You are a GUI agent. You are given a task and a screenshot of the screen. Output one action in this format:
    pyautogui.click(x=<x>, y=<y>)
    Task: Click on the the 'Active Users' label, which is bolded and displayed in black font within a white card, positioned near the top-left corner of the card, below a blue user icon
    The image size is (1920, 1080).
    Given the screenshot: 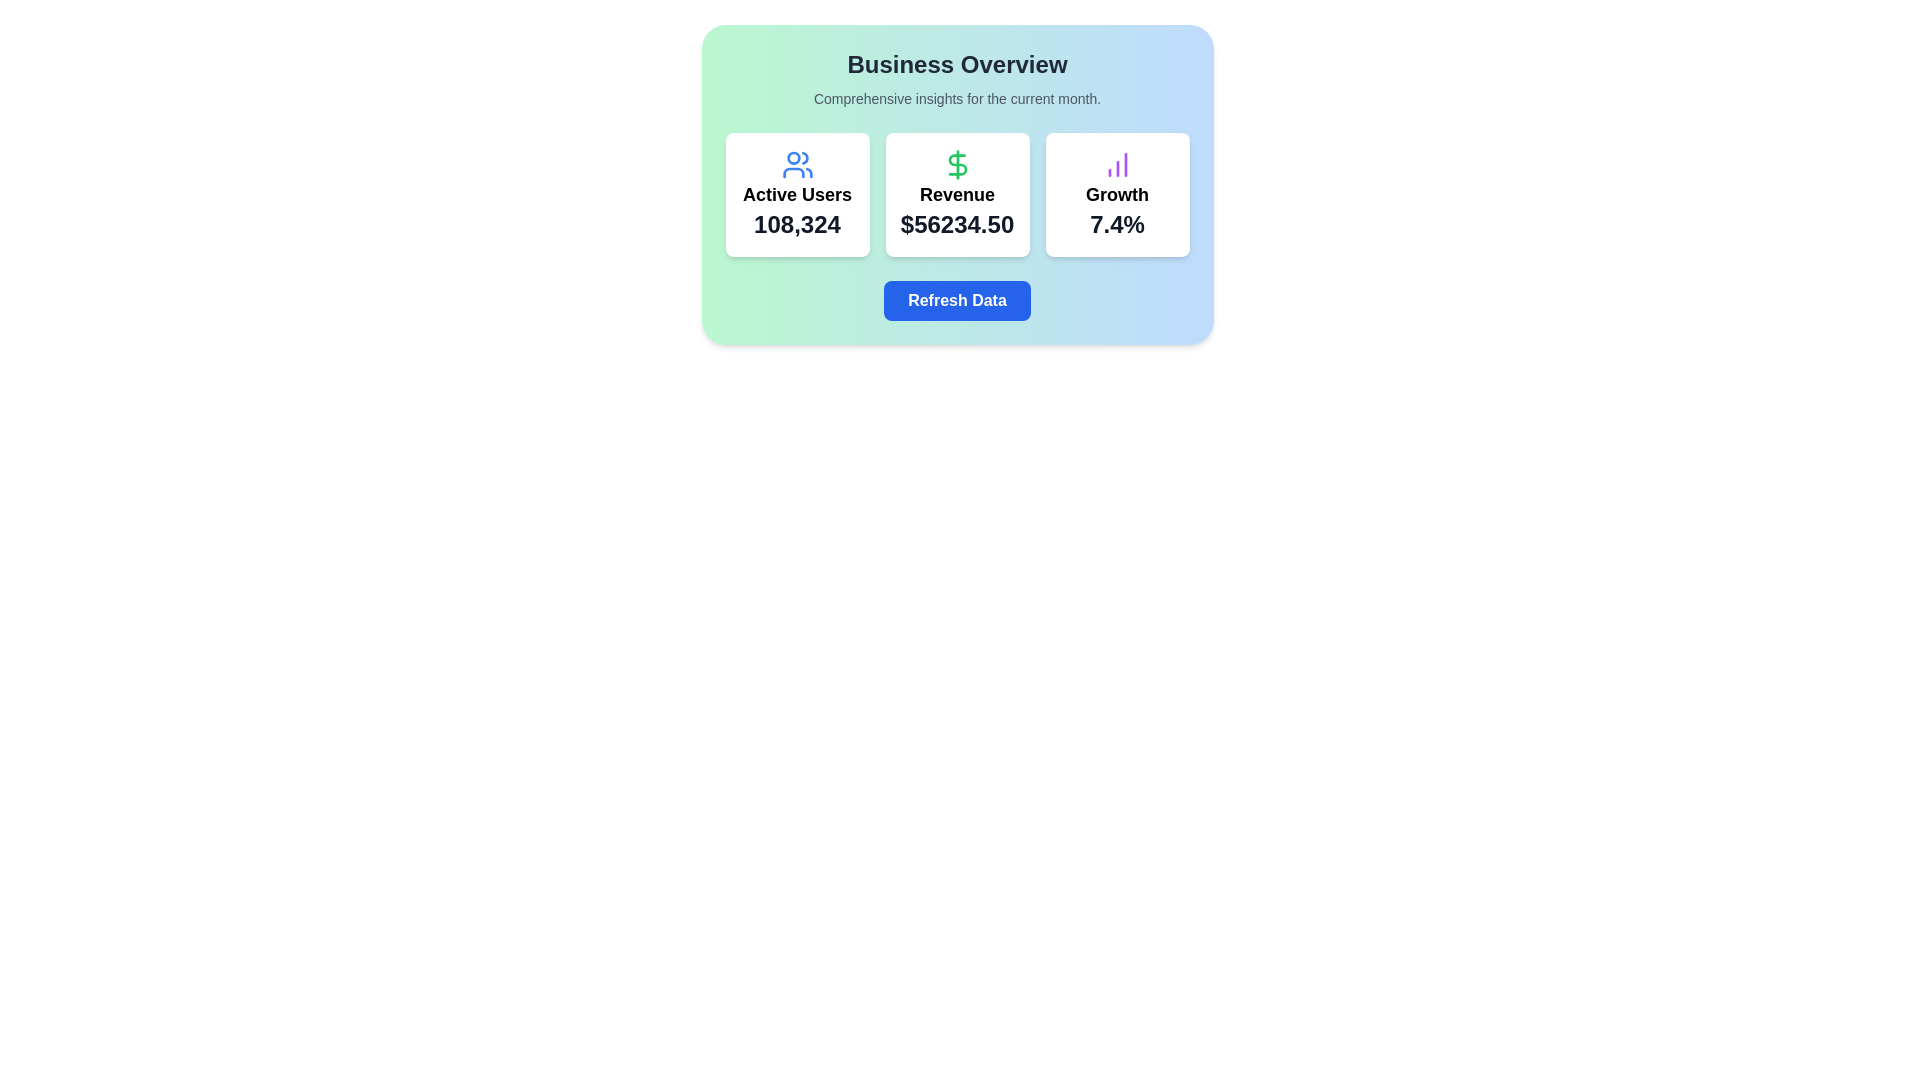 What is the action you would take?
    pyautogui.click(x=796, y=195)
    